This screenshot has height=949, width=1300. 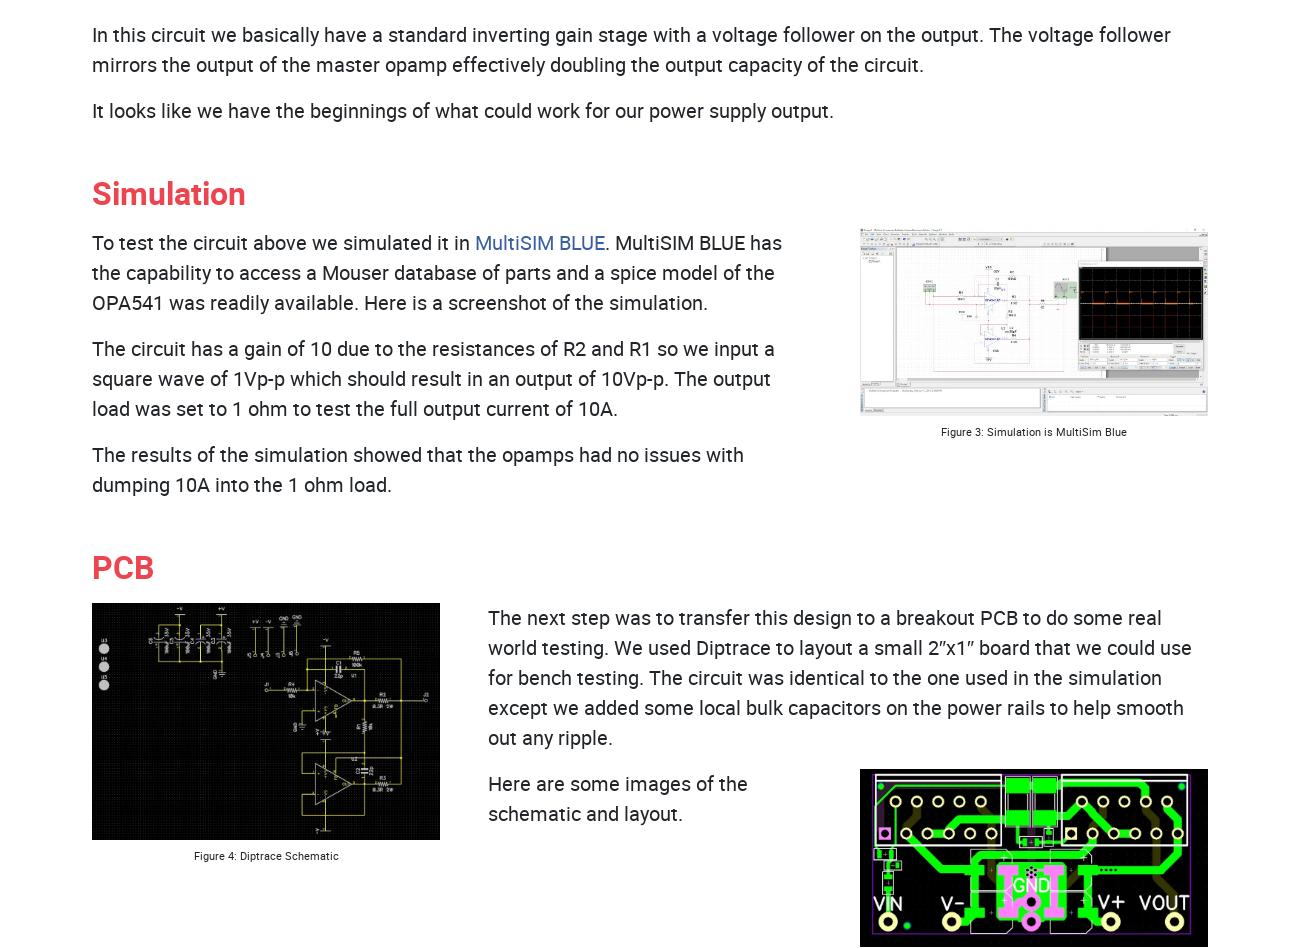 What do you see at coordinates (565, 159) in the screenshot?
I see `'Webinars'` at bounding box center [565, 159].